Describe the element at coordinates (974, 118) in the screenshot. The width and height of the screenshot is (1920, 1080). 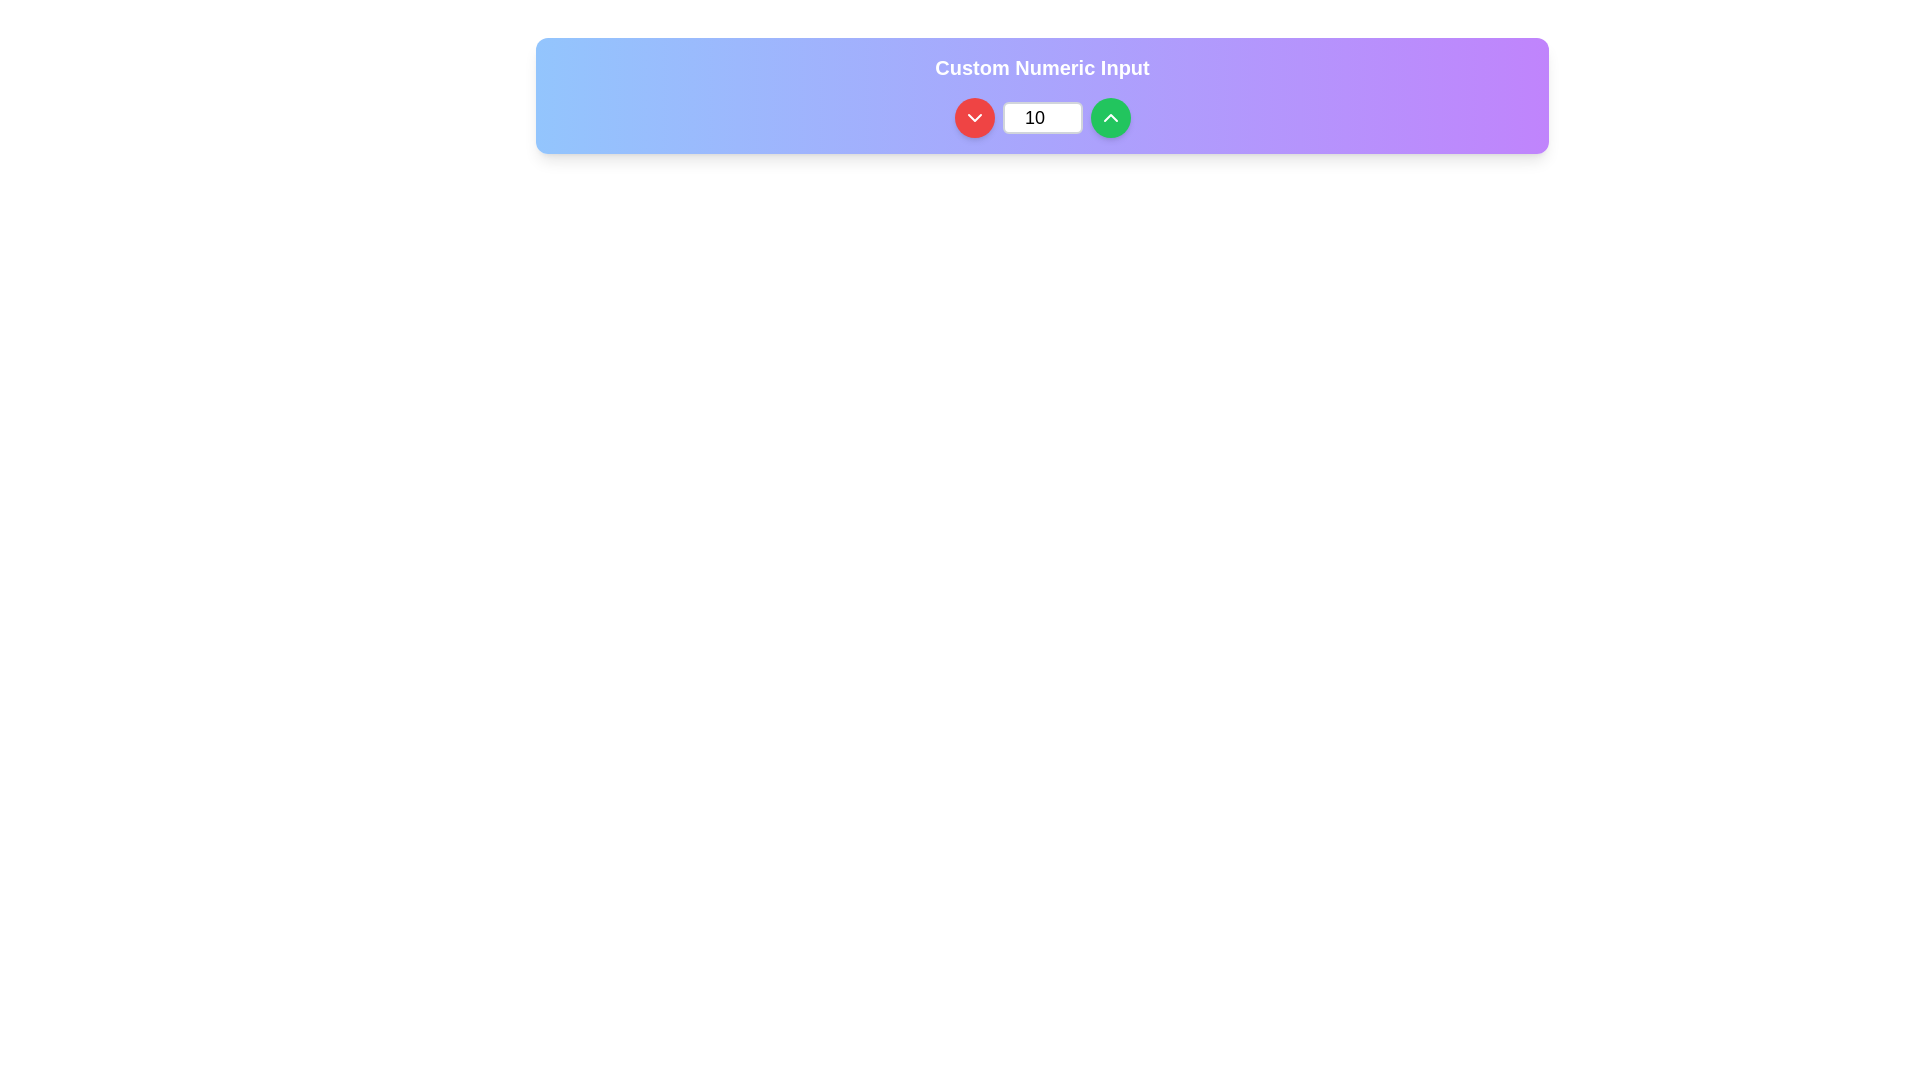
I see `the circular button with a red background and a white downward chevron icon, located at the far left among three primary controls` at that location.